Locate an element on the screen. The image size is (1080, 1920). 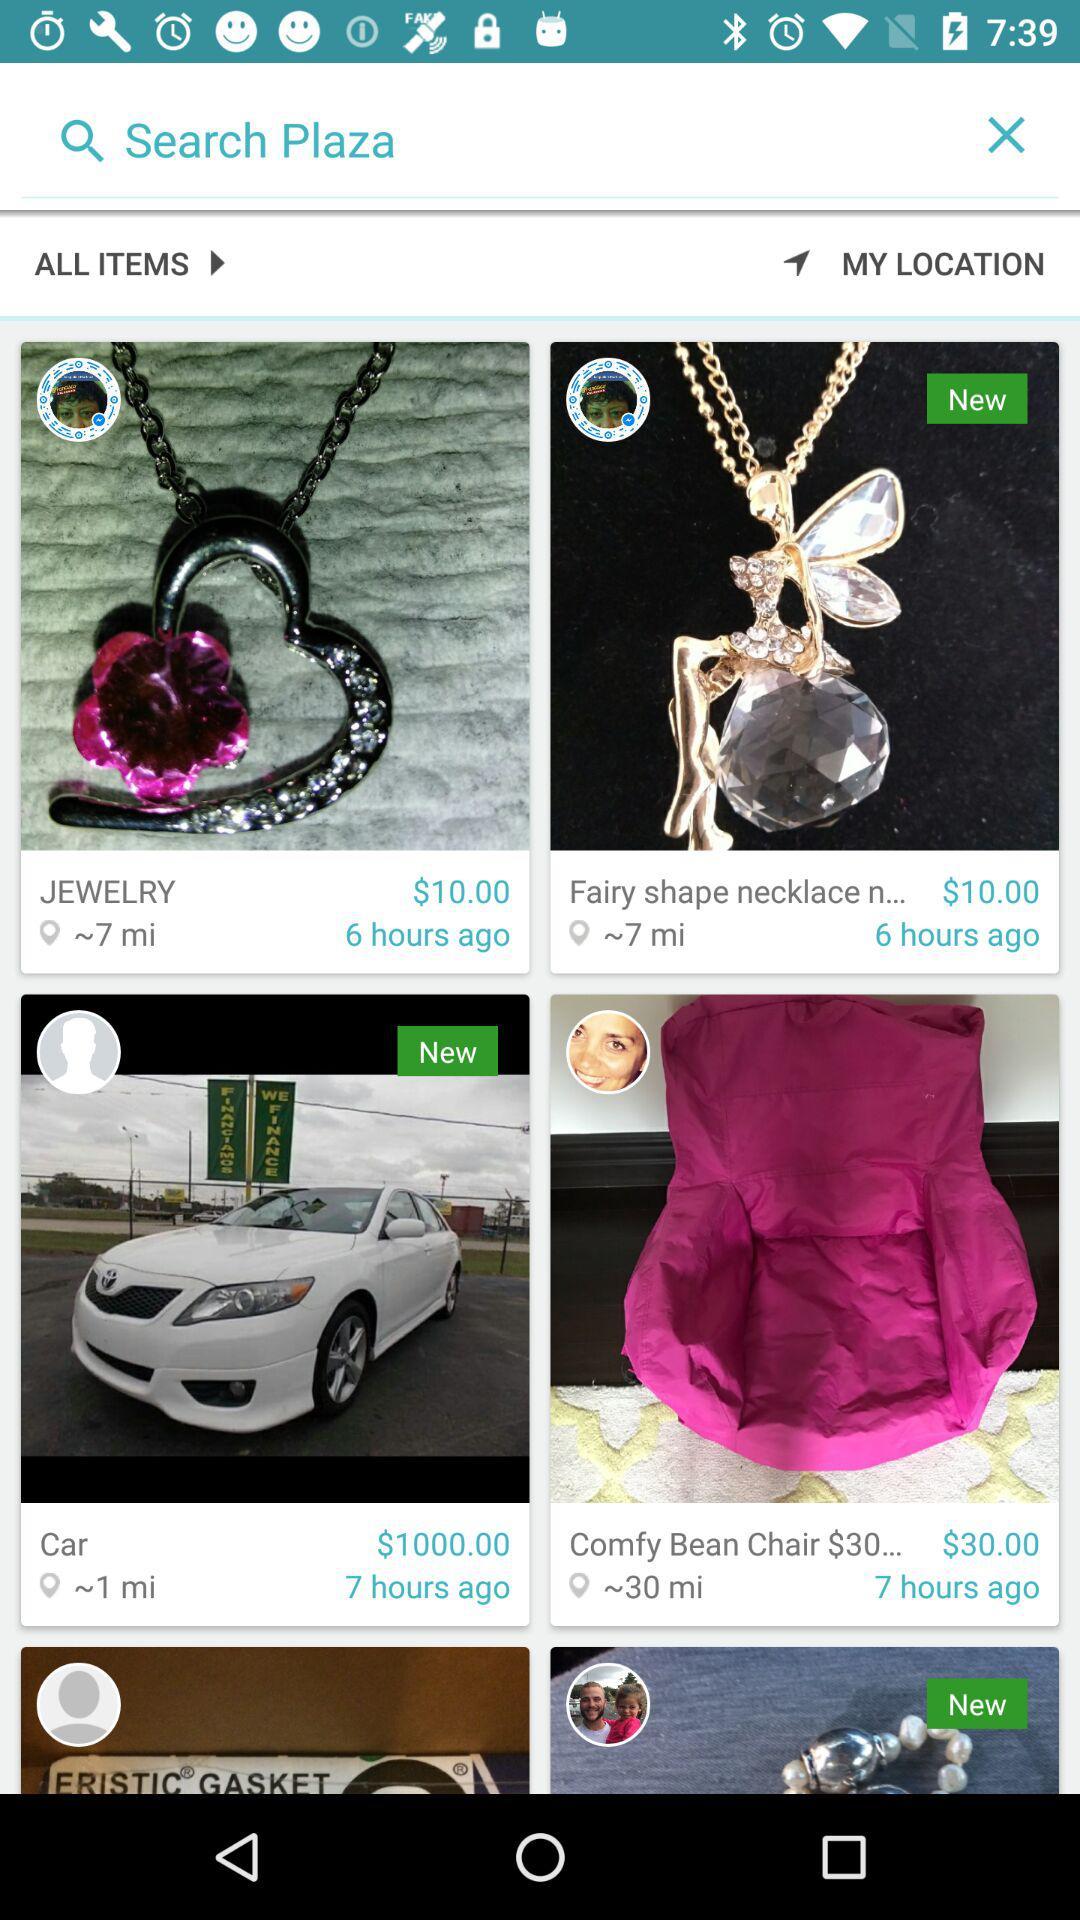
seller profile is located at coordinates (607, 1051).